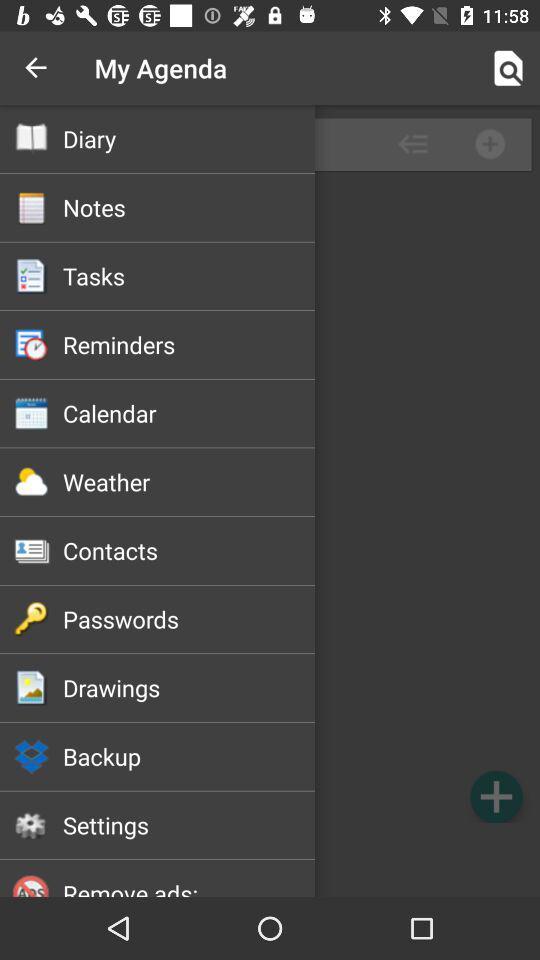 This screenshot has height=960, width=540. I want to click on the icon next to backup icon, so click(495, 796).